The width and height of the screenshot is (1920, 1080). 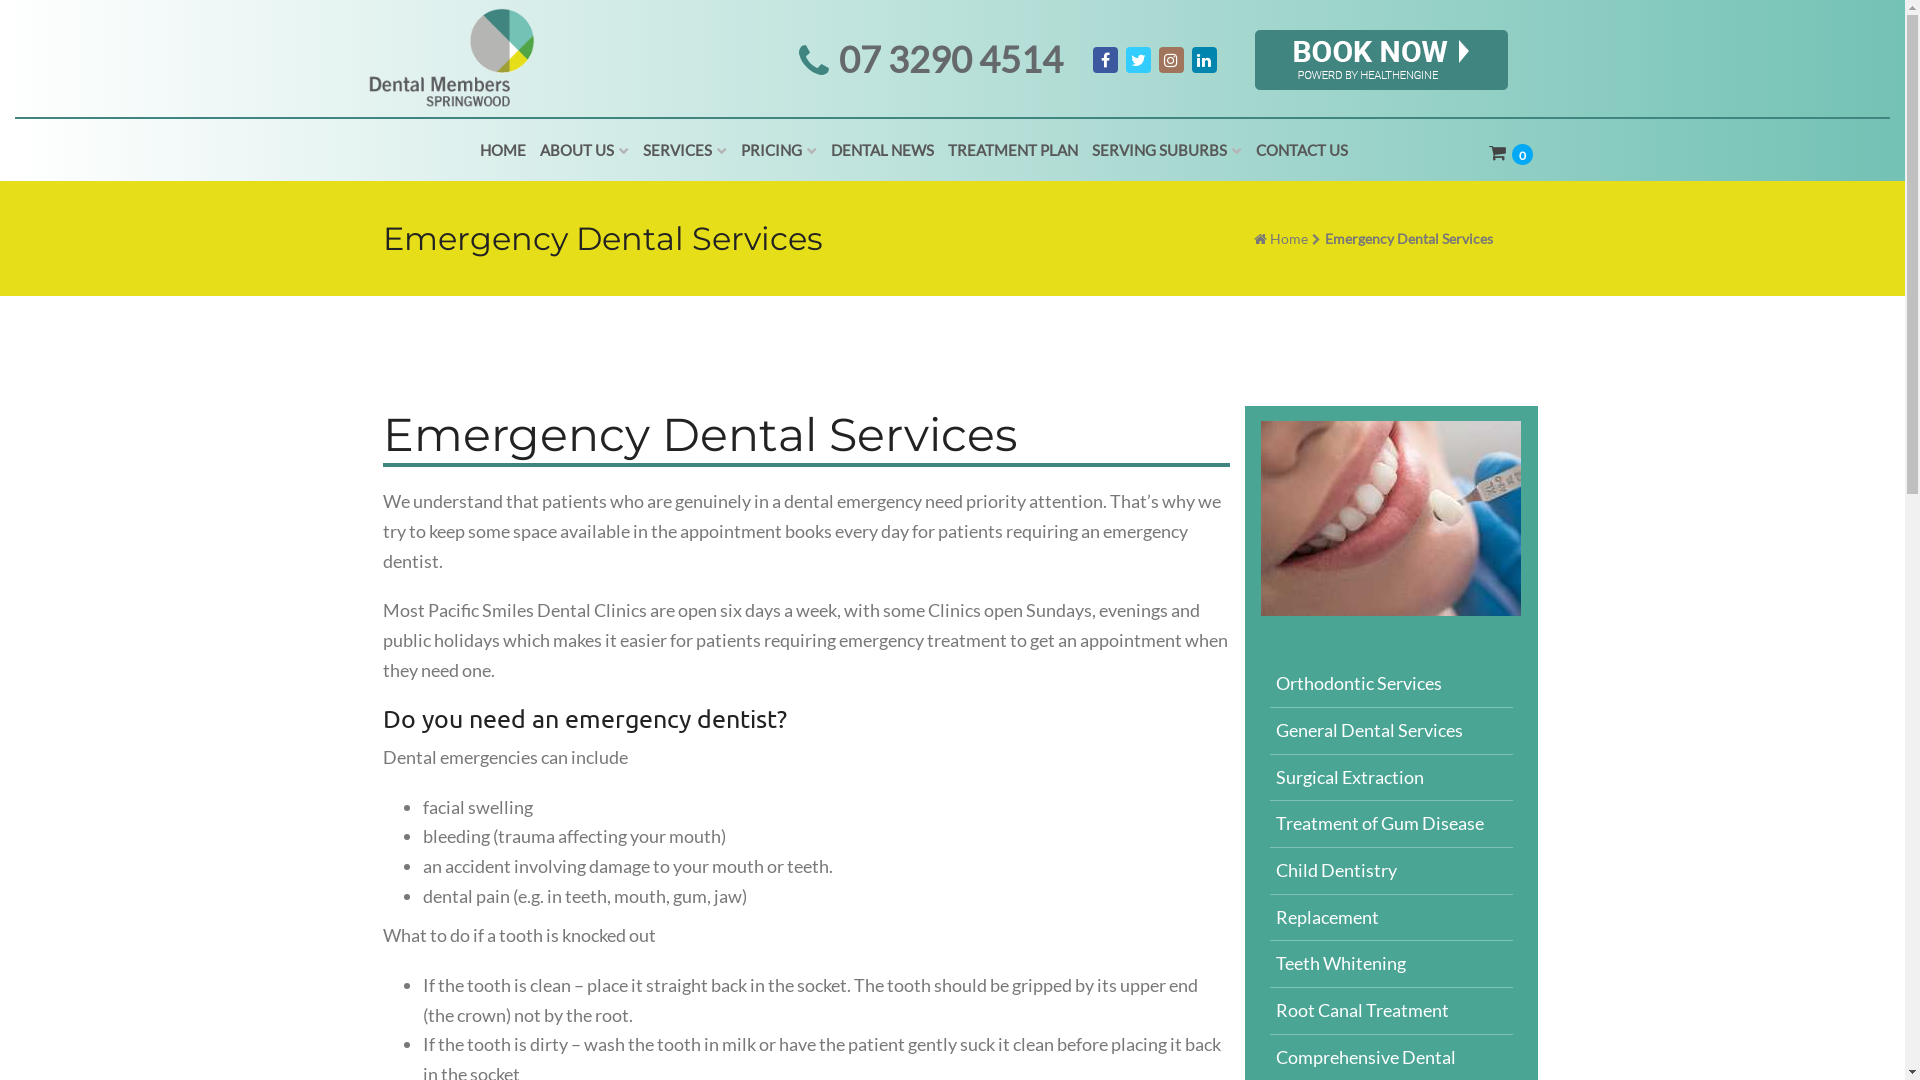 I want to click on 'Surgical Extraction', so click(x=1390, y=777).